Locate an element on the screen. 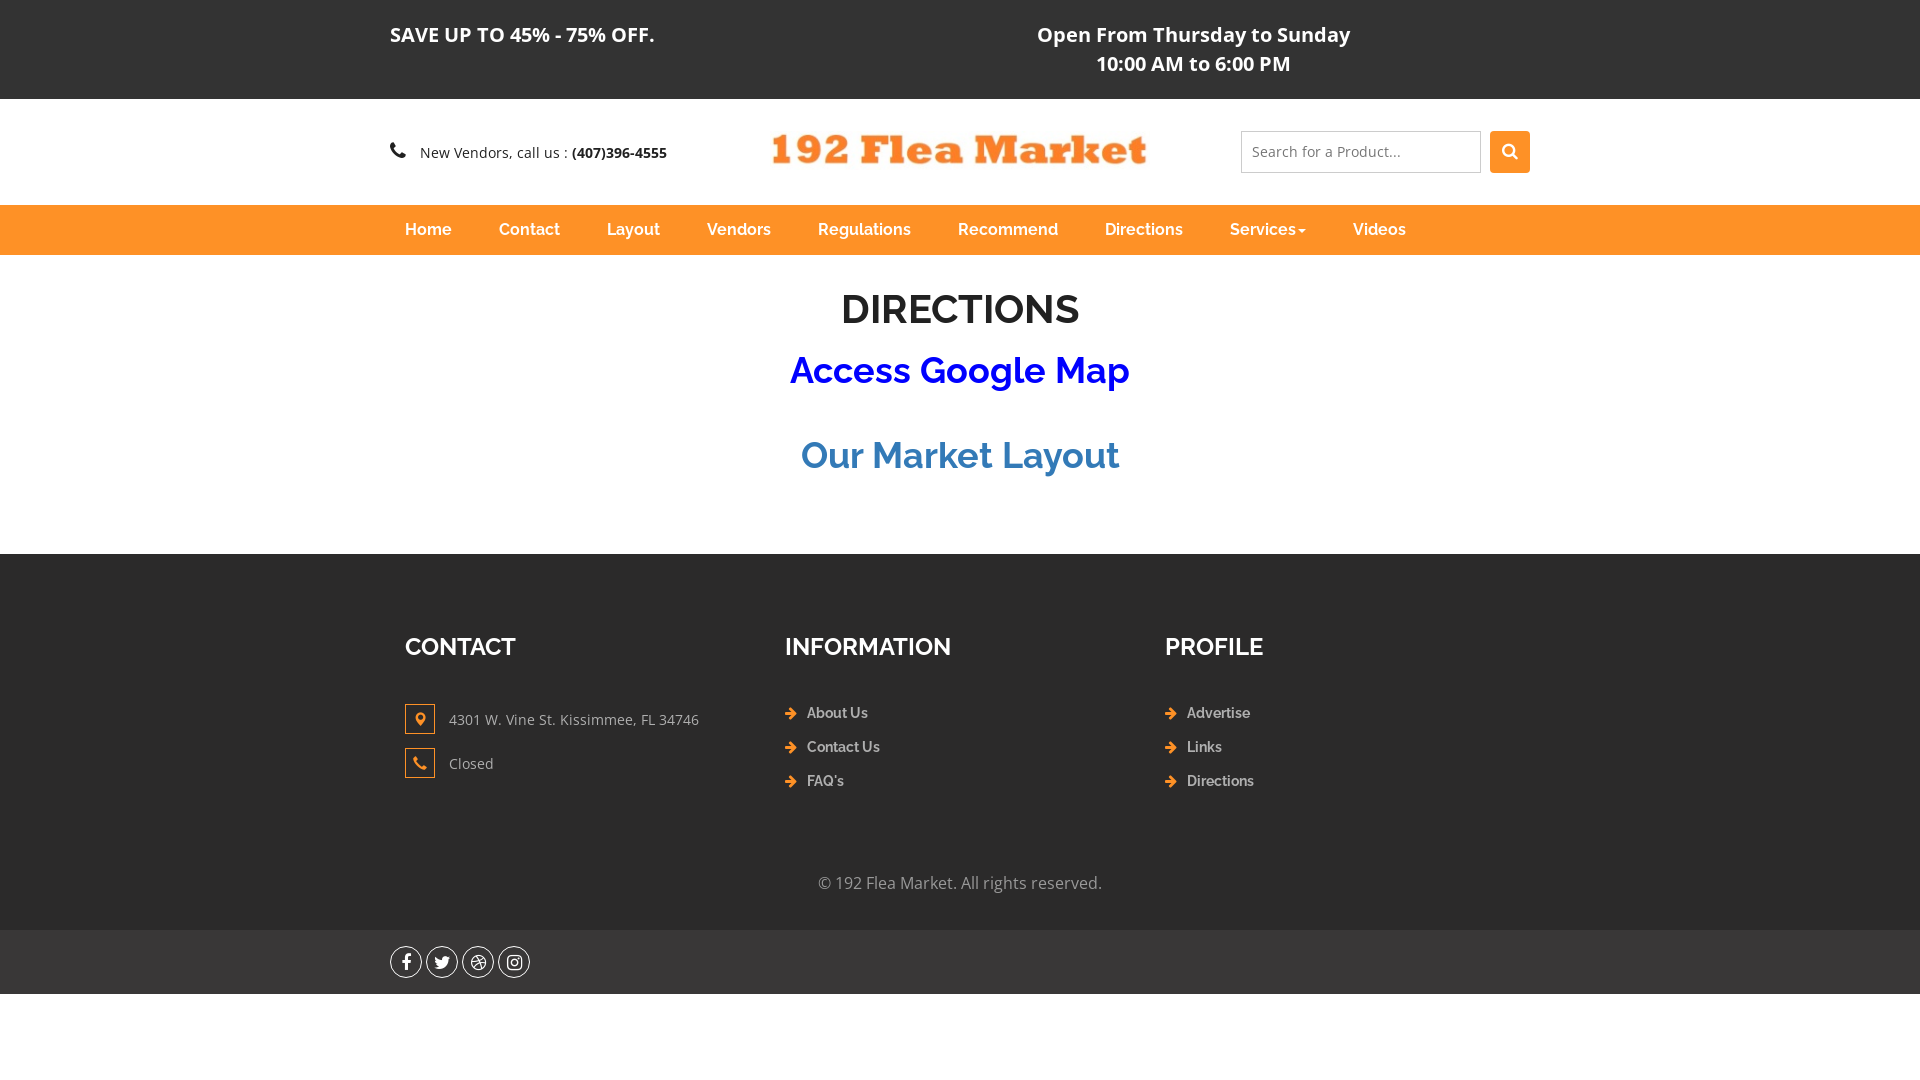  'About Us' is located at coordinates (837, 712).